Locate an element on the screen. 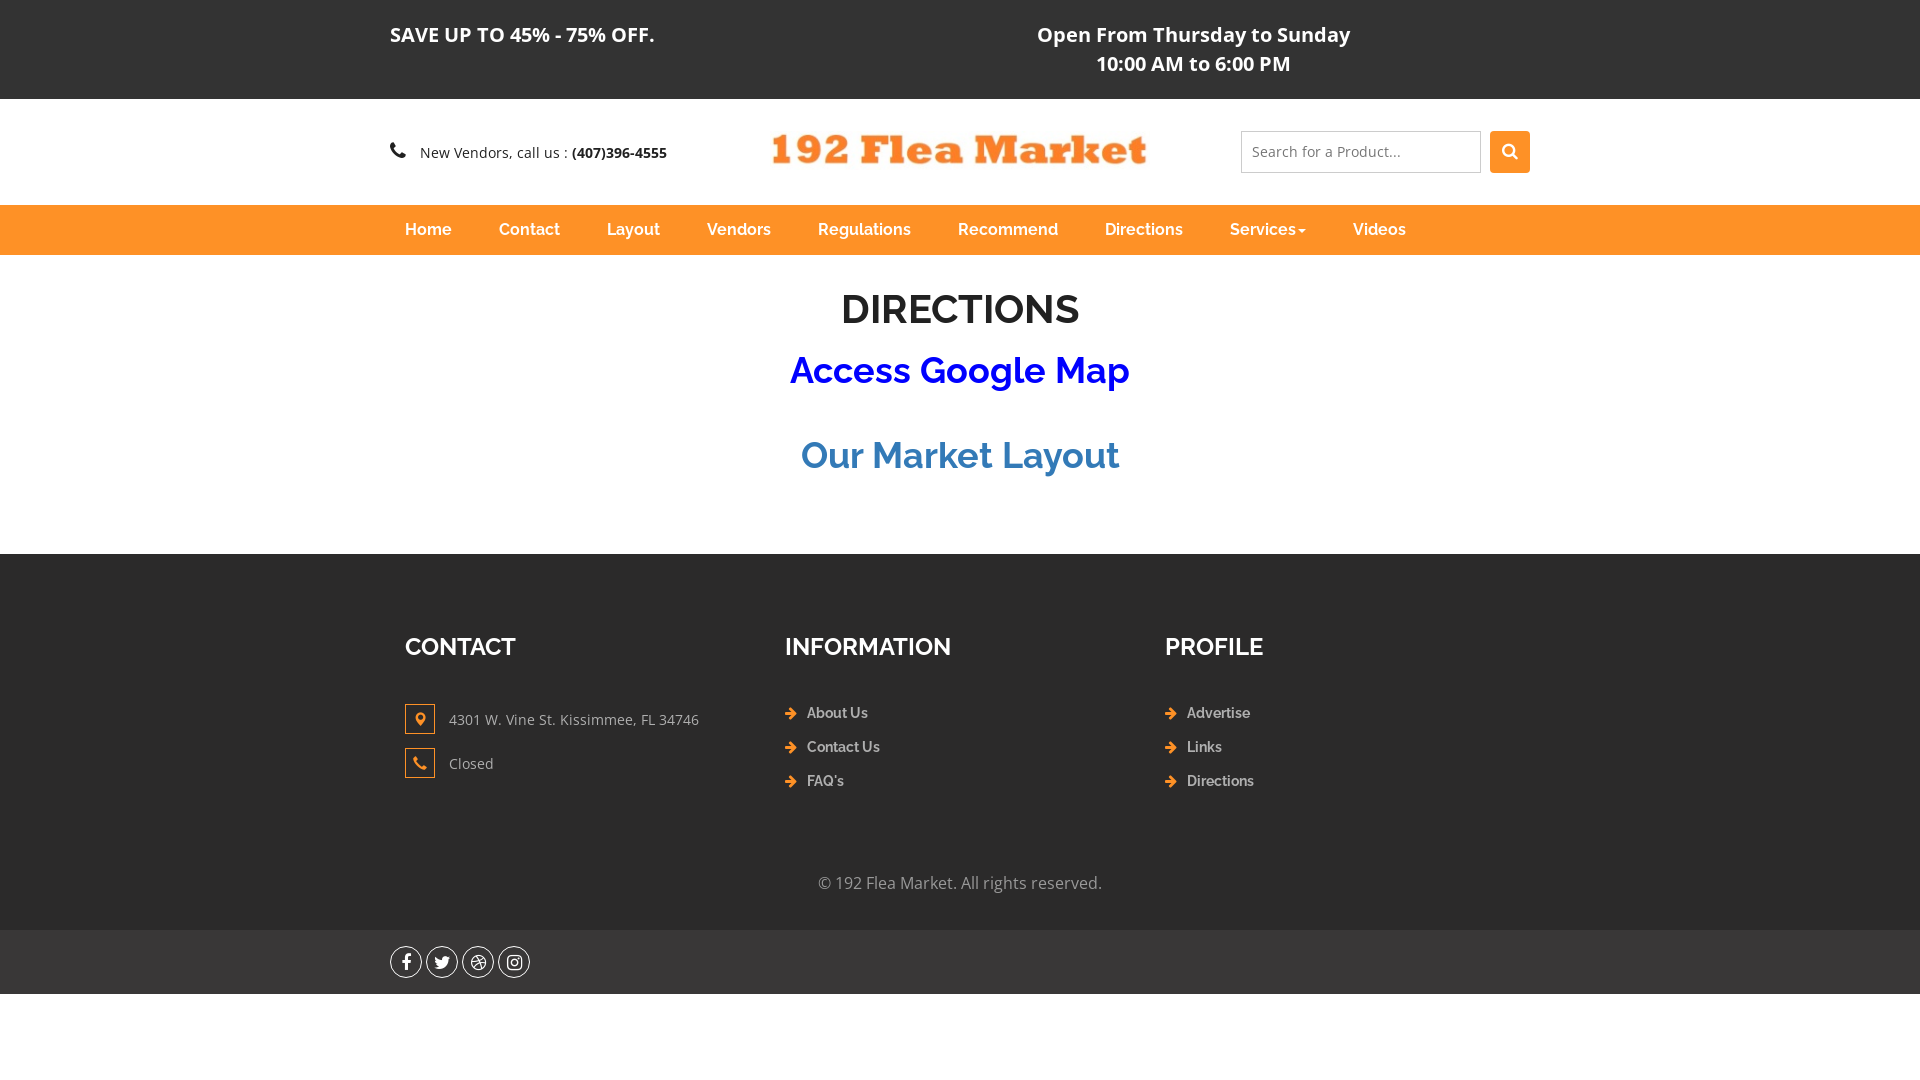  'About Us' is located at coordinates (837, 712).